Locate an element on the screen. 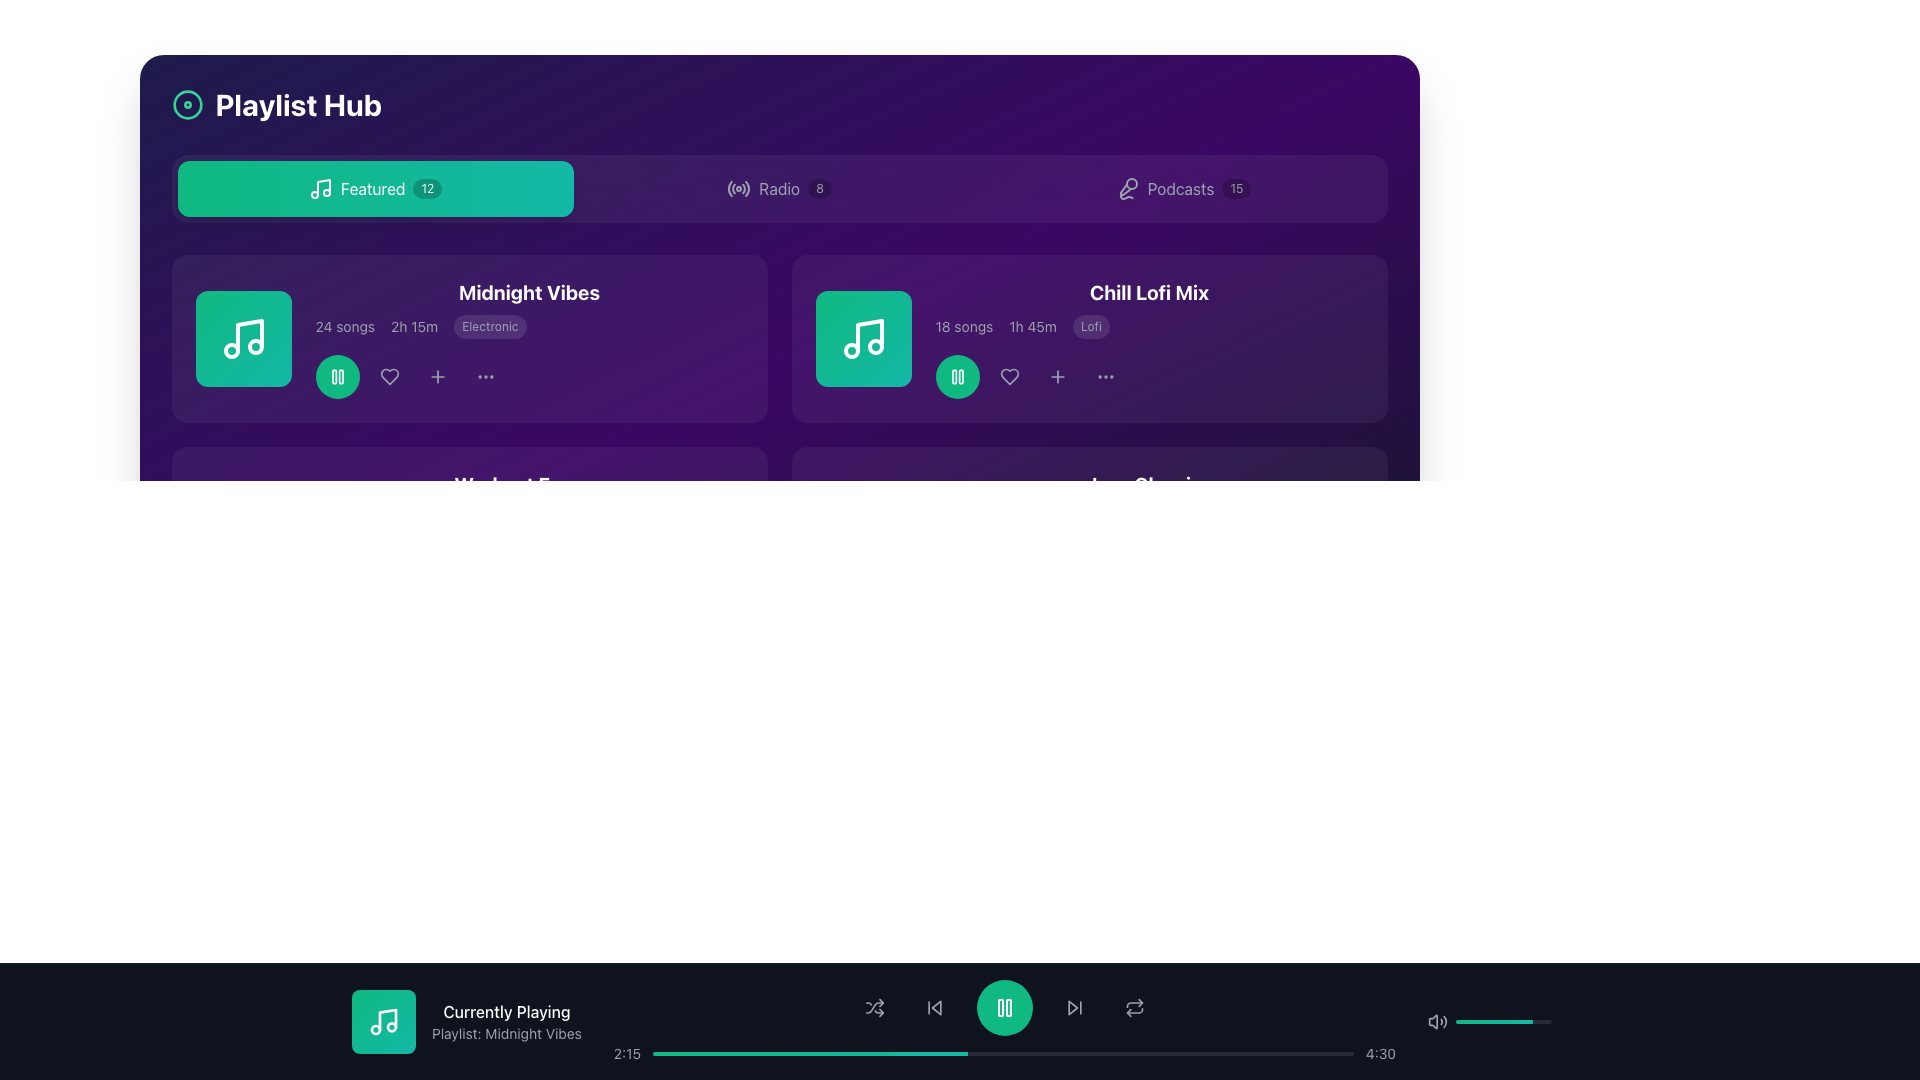  the textual badge displaying '15' located to the right of the 'Podcasts' label in the top navigation bar is located at coordinates (1235, 189).